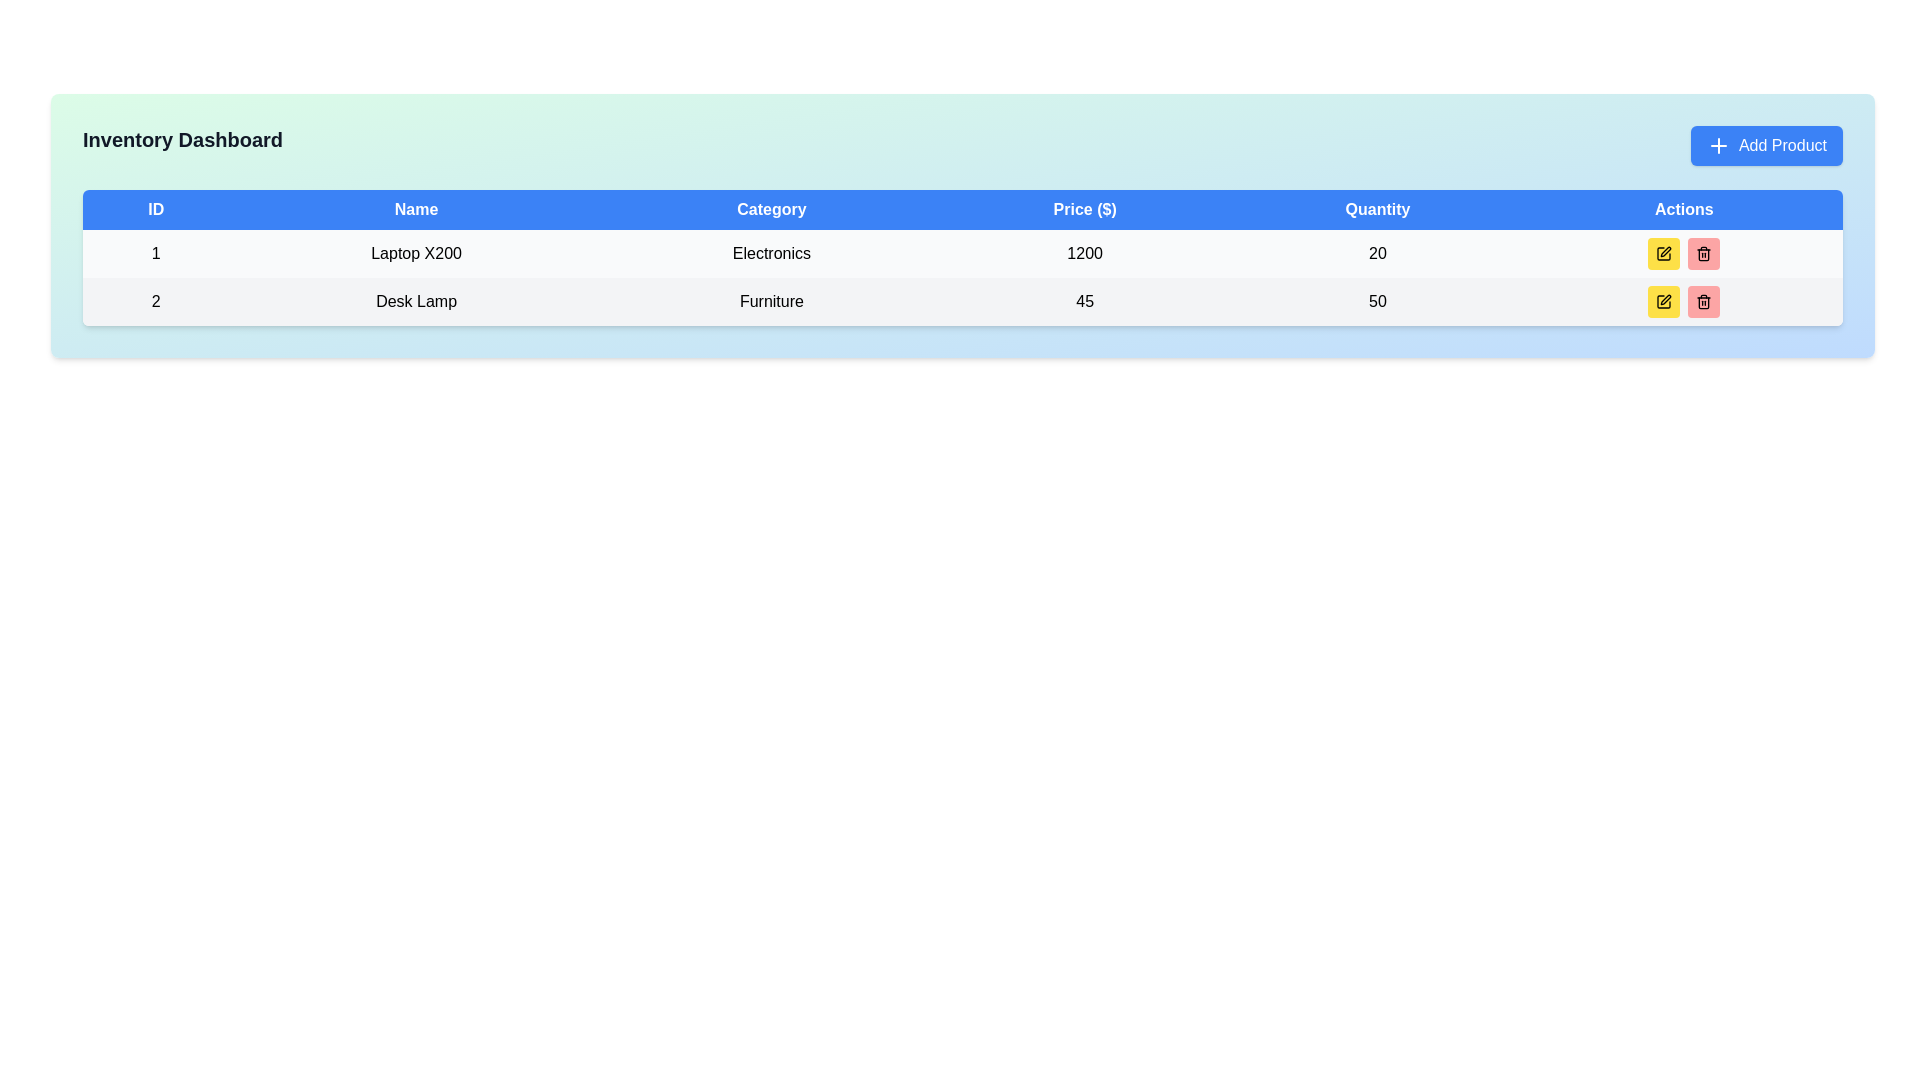  What do you see at coordinates (1666, 300) in the screenshot?
I see `the 'edit' action trigger icon located in the 'Actions' column of the second row of the data table, which is represented by a graphical icon within an SVG` at bounding box center [1666, 300].